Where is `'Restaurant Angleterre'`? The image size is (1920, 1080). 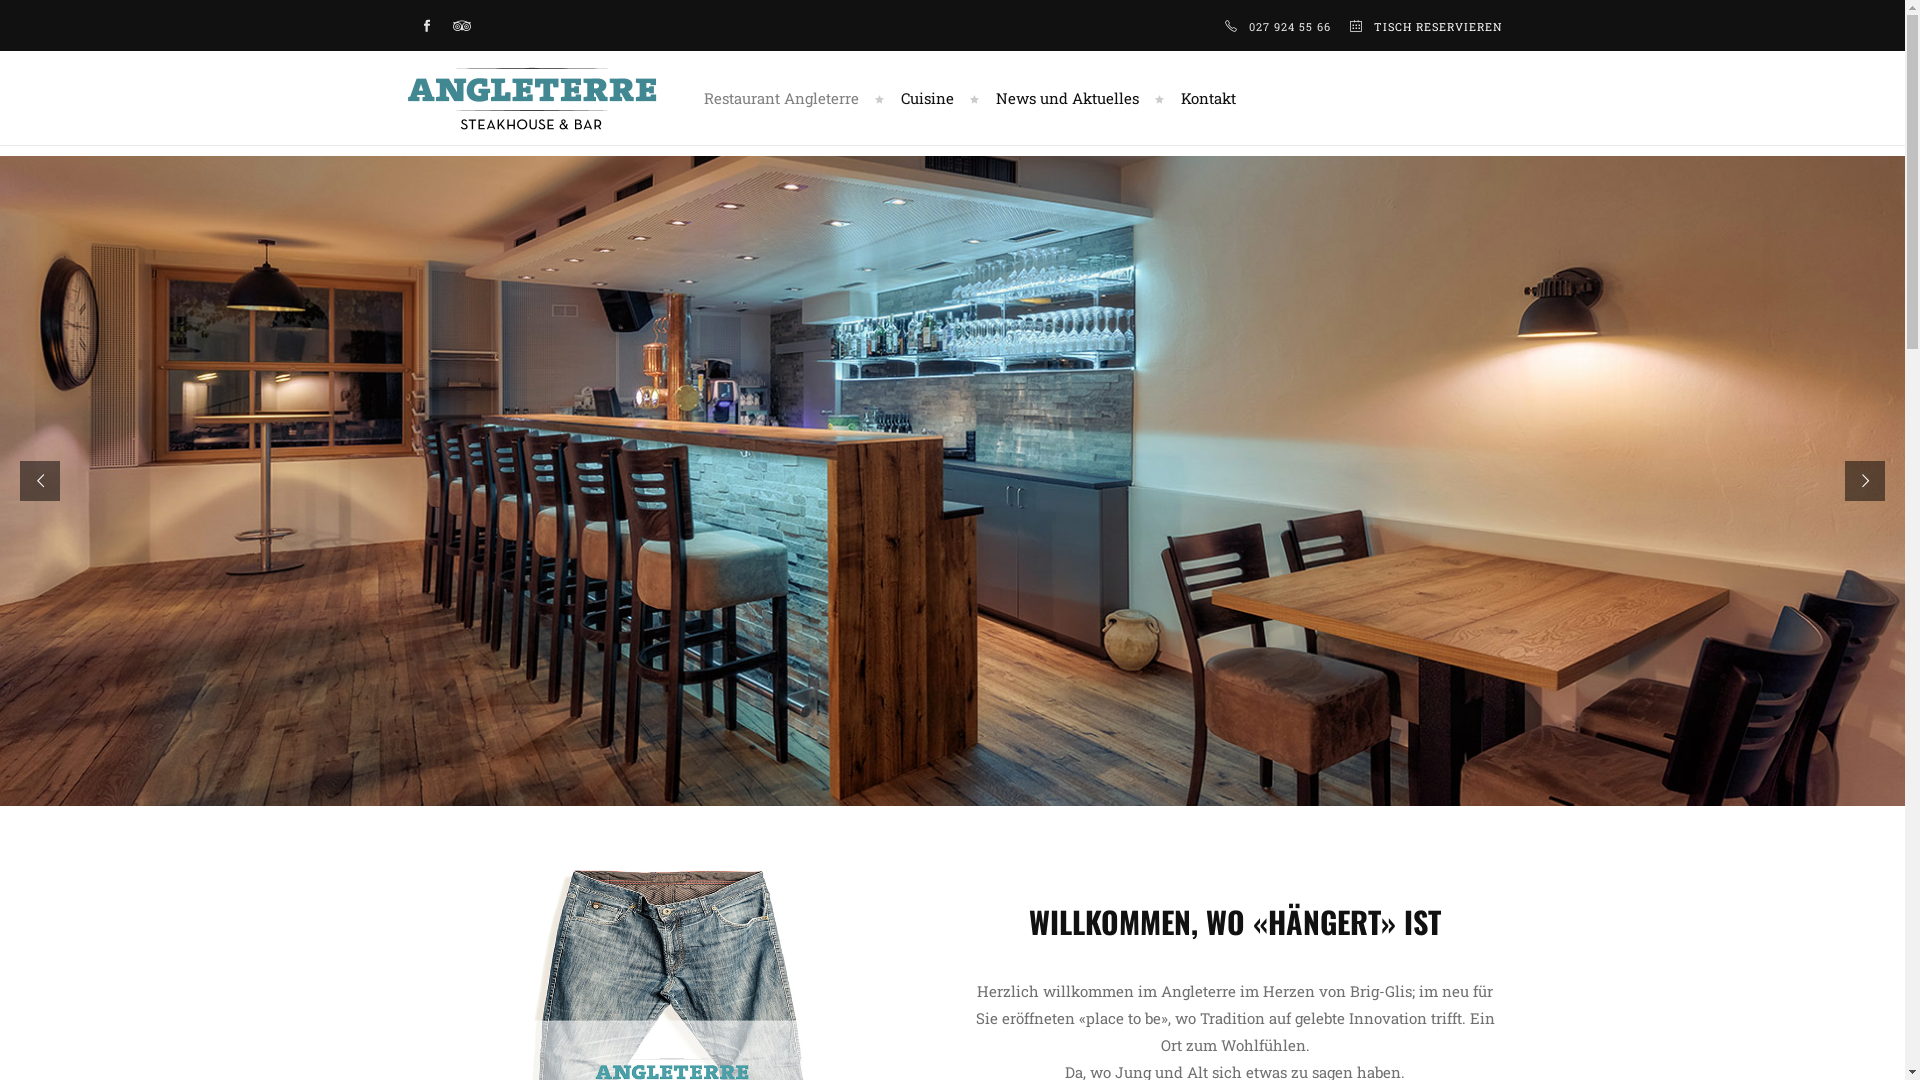 'Restaurant Angleterre' is located at coordinates (681, 97).